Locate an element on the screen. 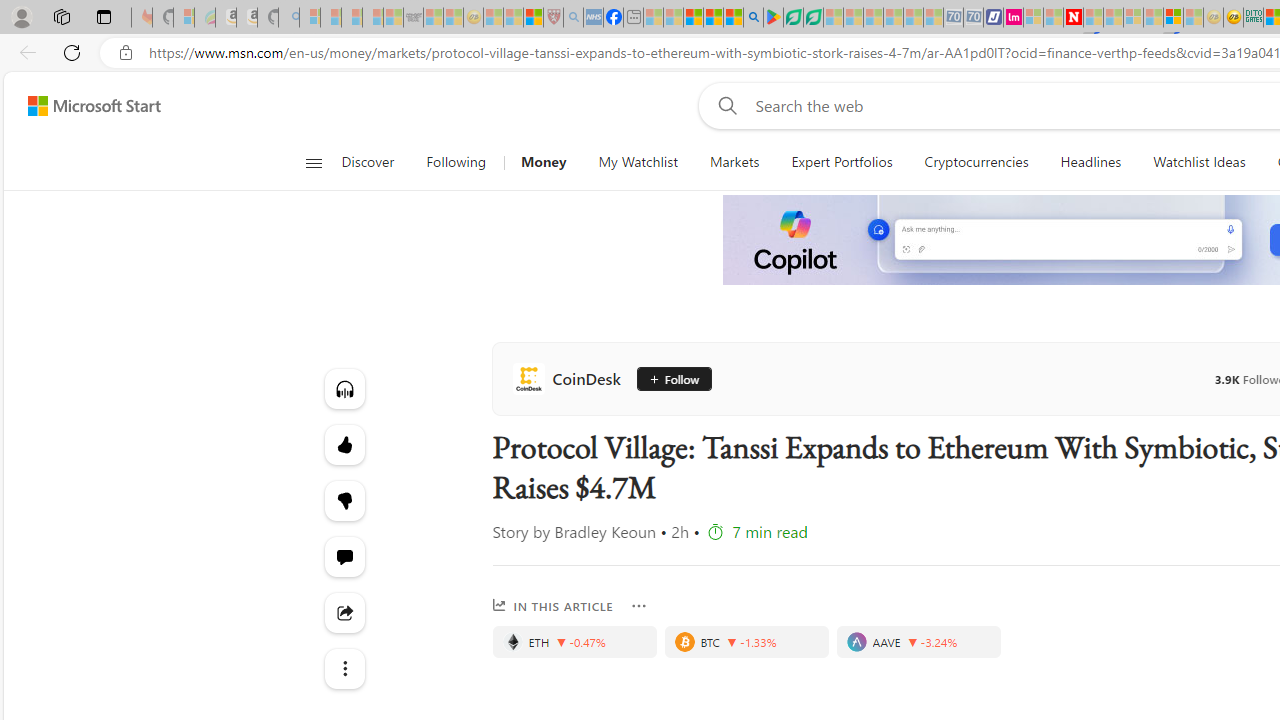 The width and height of the screenshot is (1280, 720). 'Cryptocurrencies' is located at coordinates (976, 162).